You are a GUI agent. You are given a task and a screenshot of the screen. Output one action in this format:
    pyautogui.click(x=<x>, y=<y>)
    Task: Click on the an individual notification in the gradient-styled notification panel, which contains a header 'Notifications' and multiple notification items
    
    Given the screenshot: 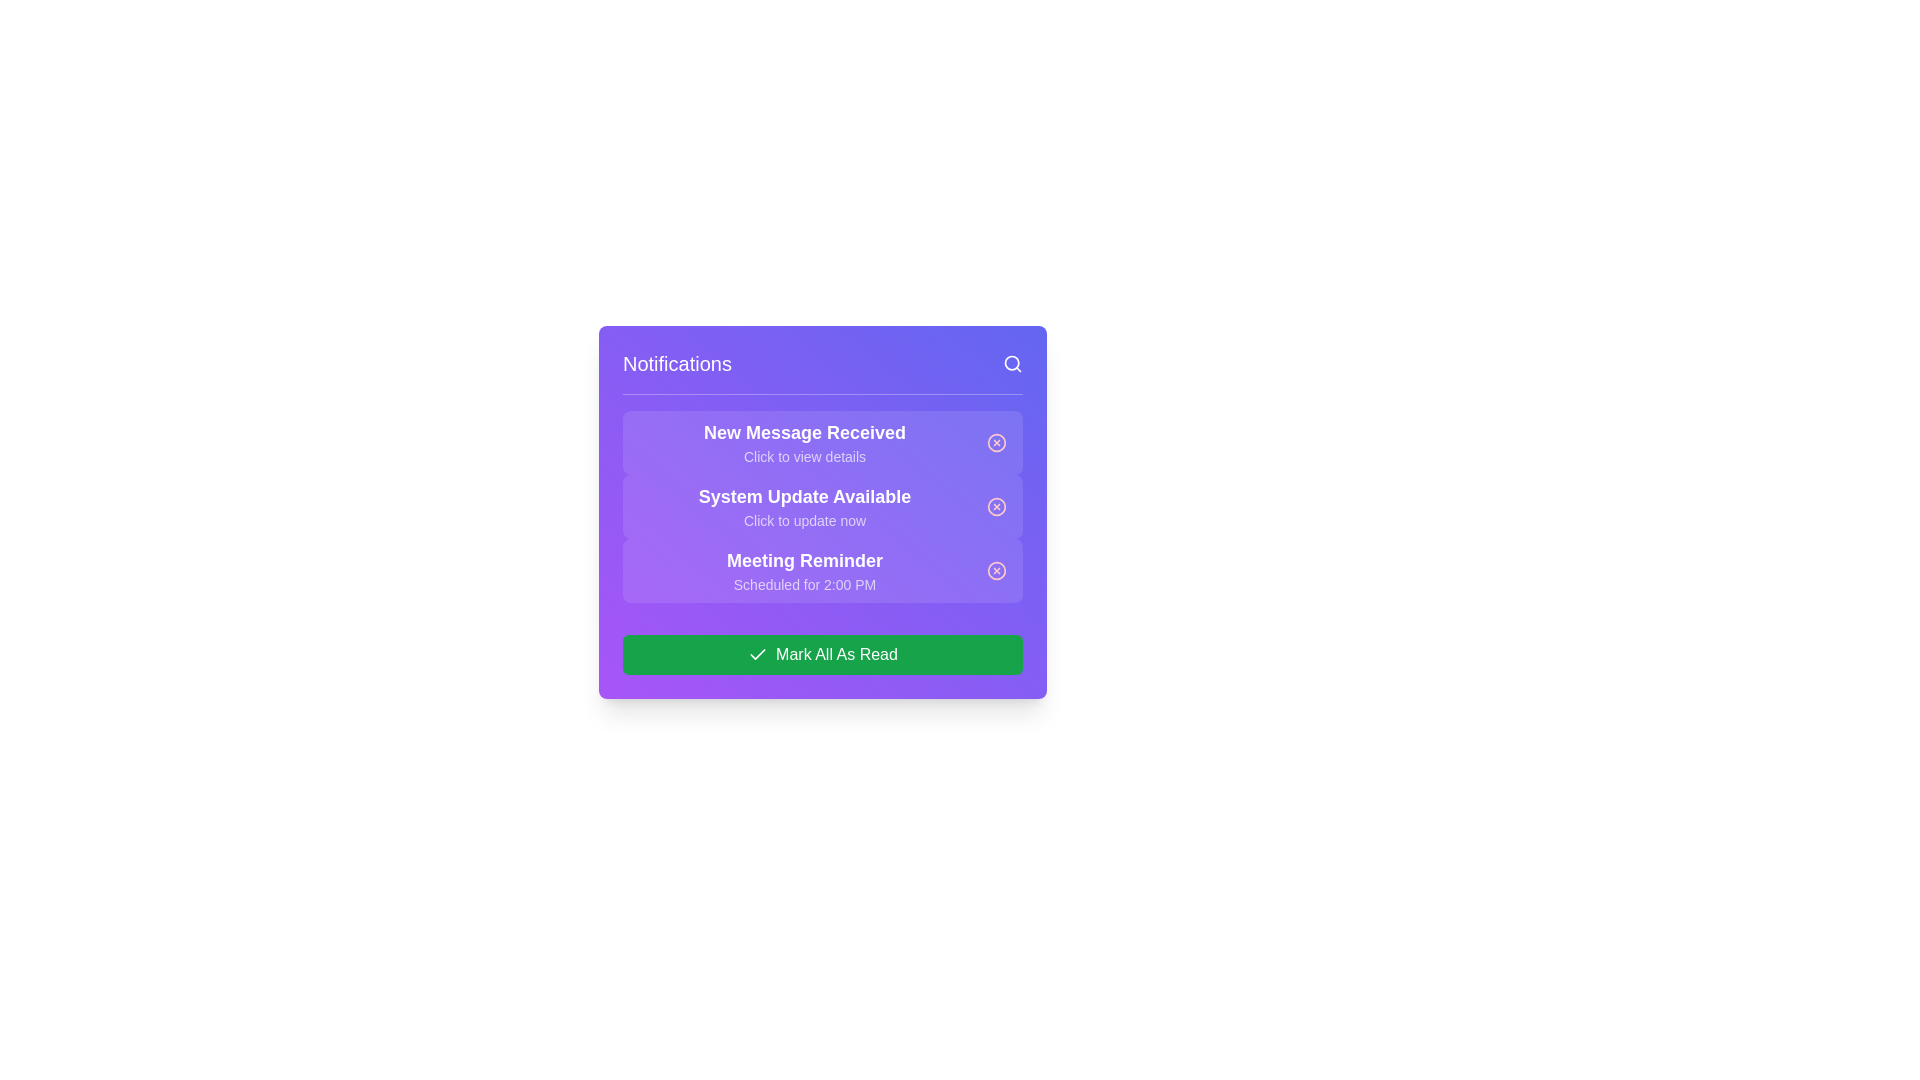 What is the action you would take?
    pyautogui.click(x=822, y=511)
    